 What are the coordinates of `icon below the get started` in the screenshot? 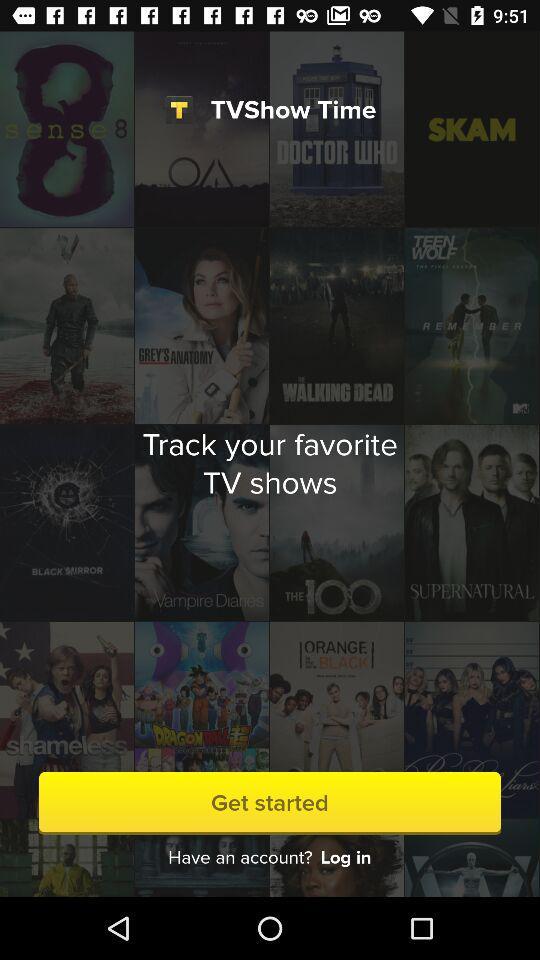 It's located at (344, 856).